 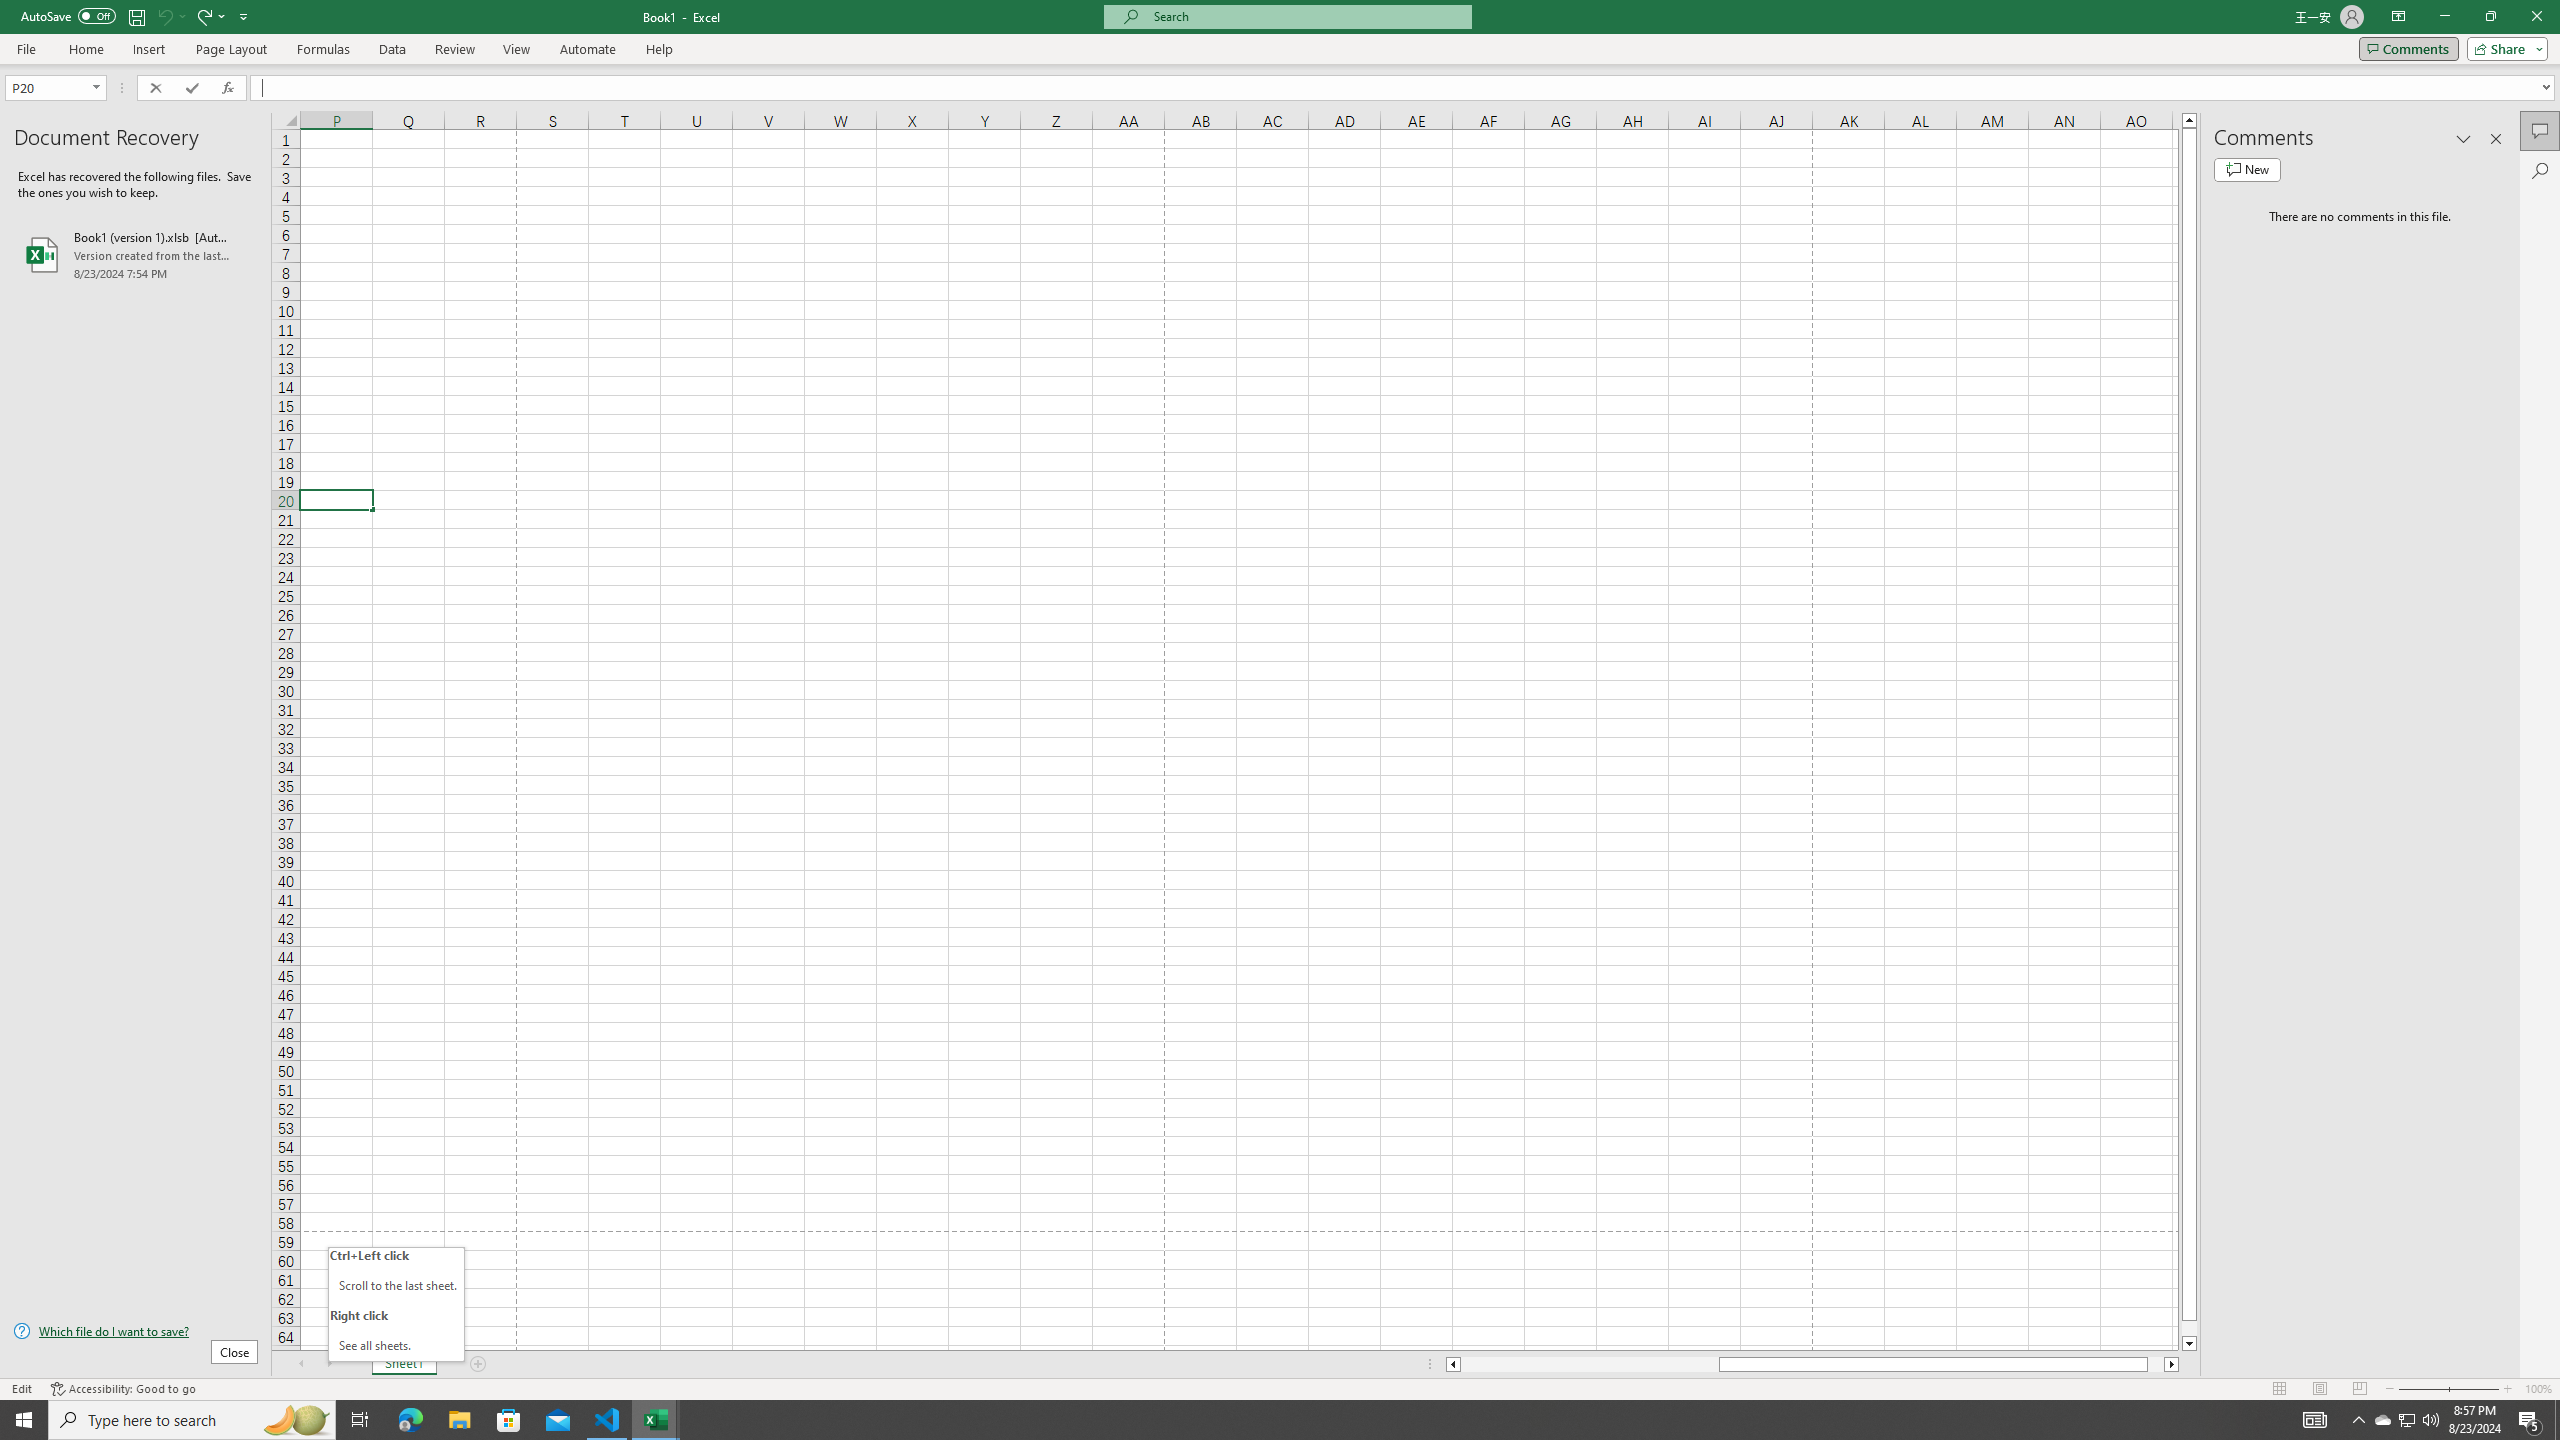 I want to click on 'Zoom Out', so click(x=2422, y=1389).